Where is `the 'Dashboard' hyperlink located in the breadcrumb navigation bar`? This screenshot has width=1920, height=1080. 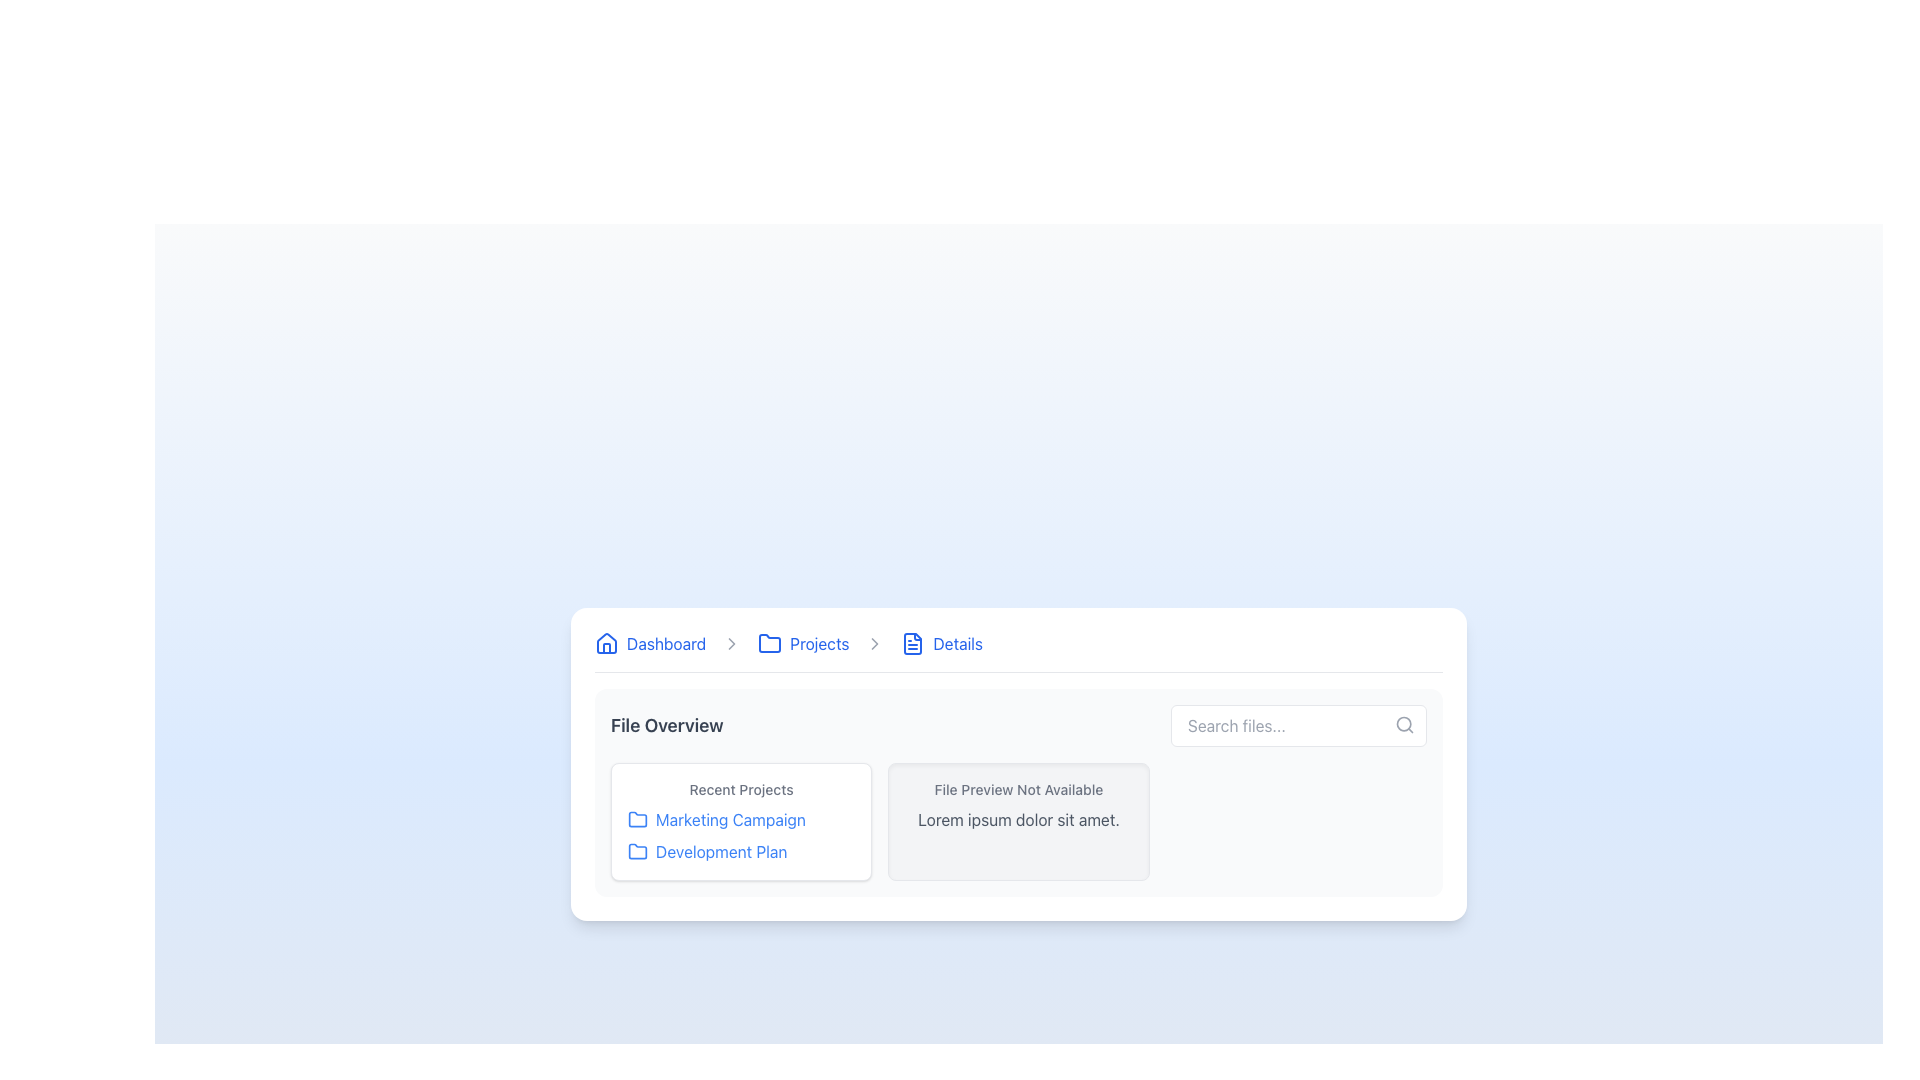 the 'Dashboard' hyperlink located in the breadcrumb navigation bar is located at coordinates (666, 643).